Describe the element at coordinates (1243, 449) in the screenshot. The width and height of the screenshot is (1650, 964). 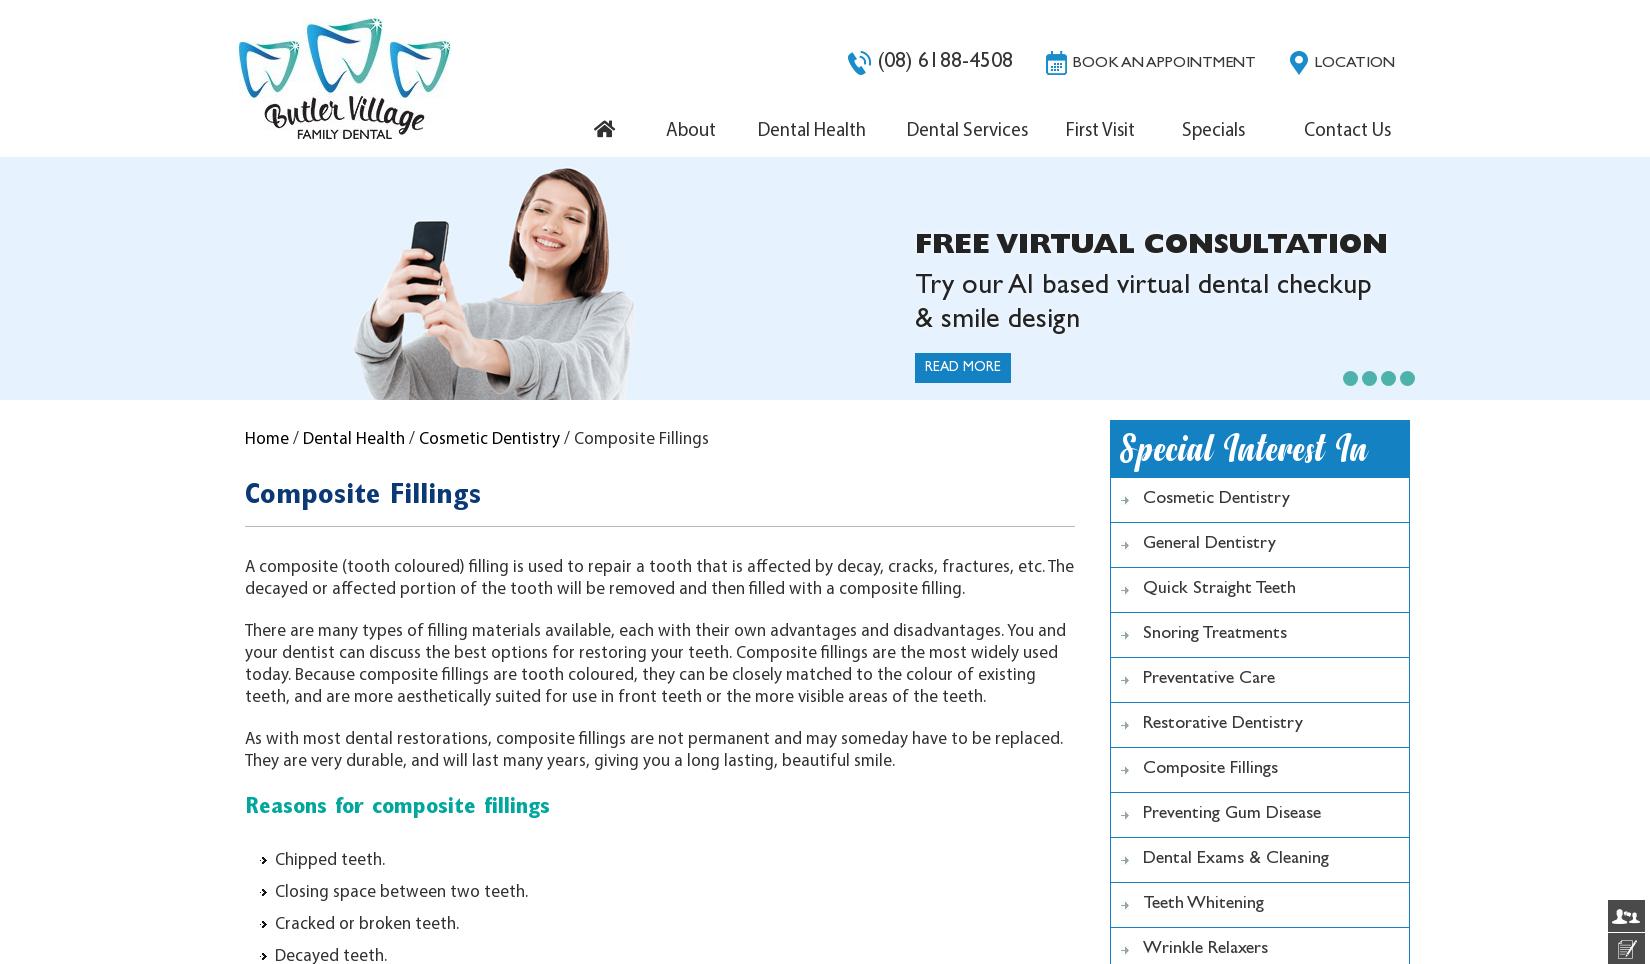
I see `'Special Interest In'` at that location.